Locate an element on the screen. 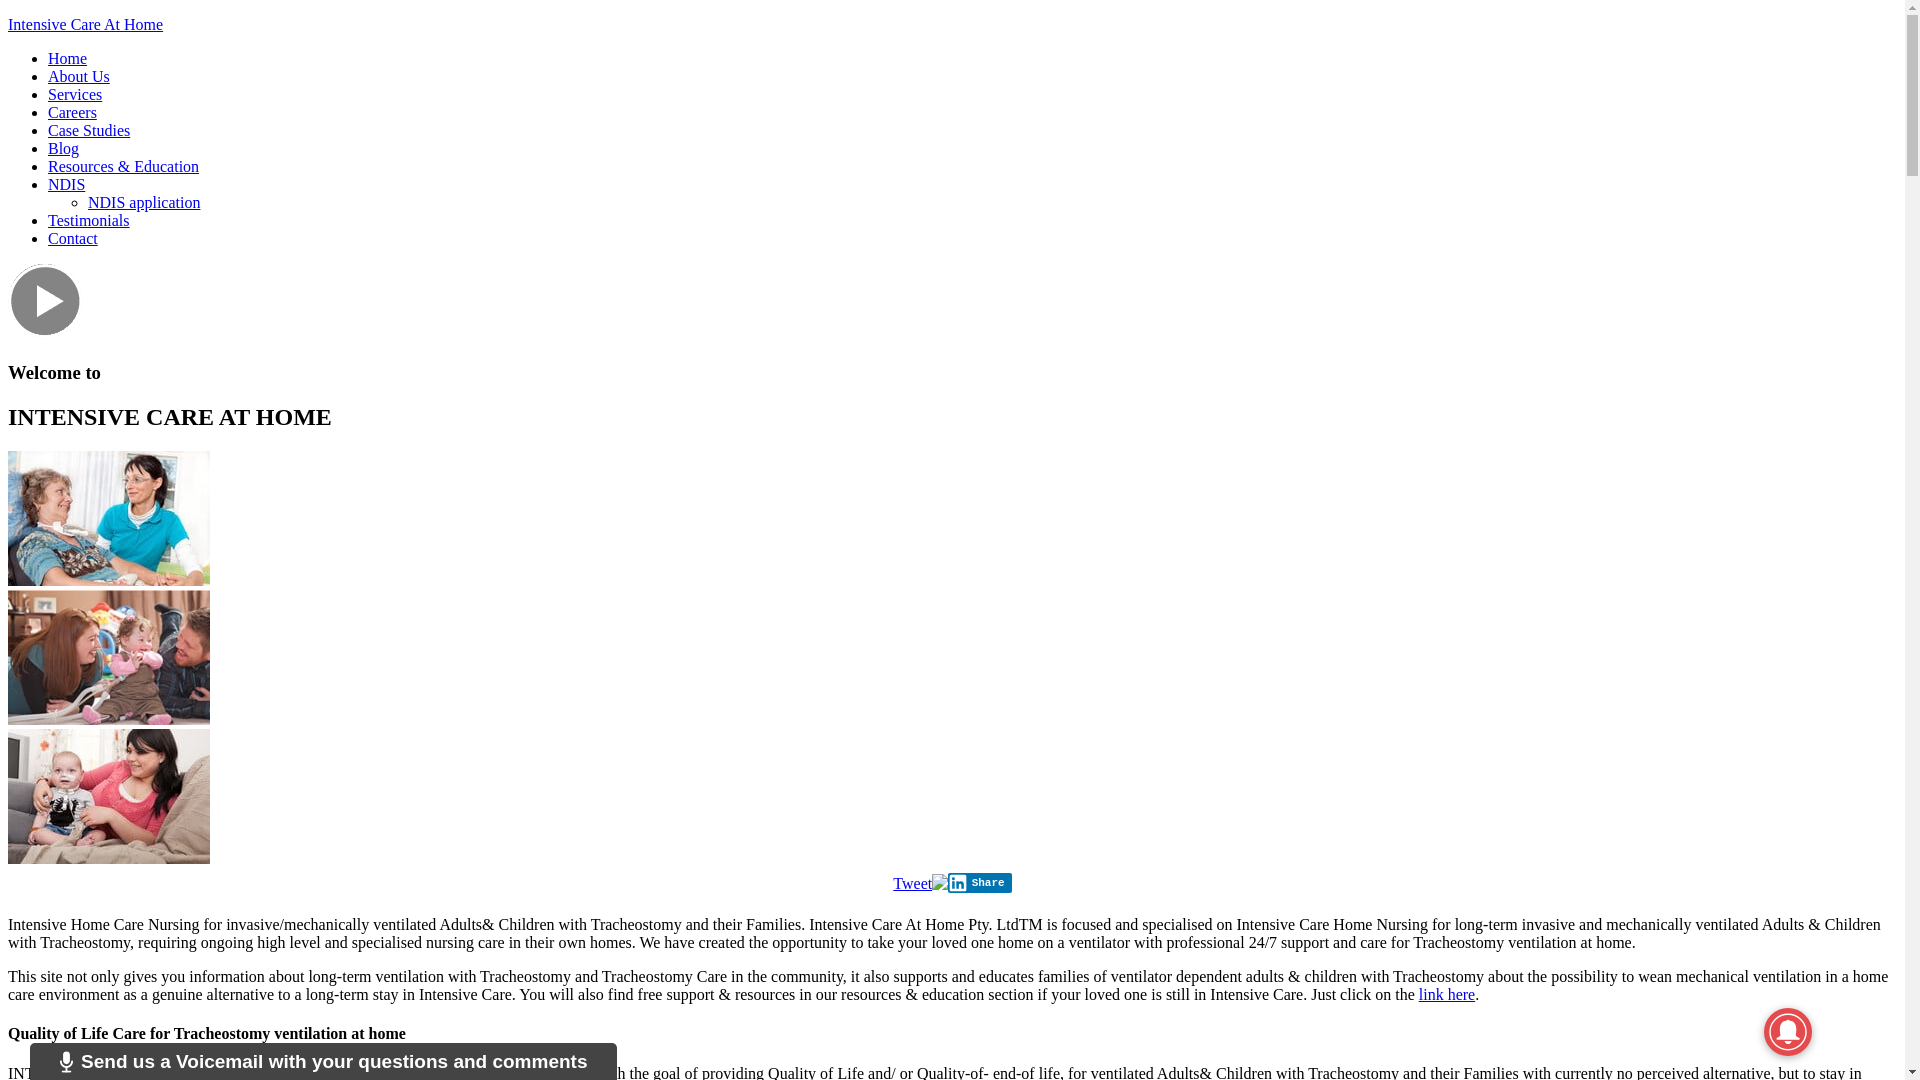 This screenshot has height=1080, width=1920. 'Tweet' is located at coordinates (911, 882).